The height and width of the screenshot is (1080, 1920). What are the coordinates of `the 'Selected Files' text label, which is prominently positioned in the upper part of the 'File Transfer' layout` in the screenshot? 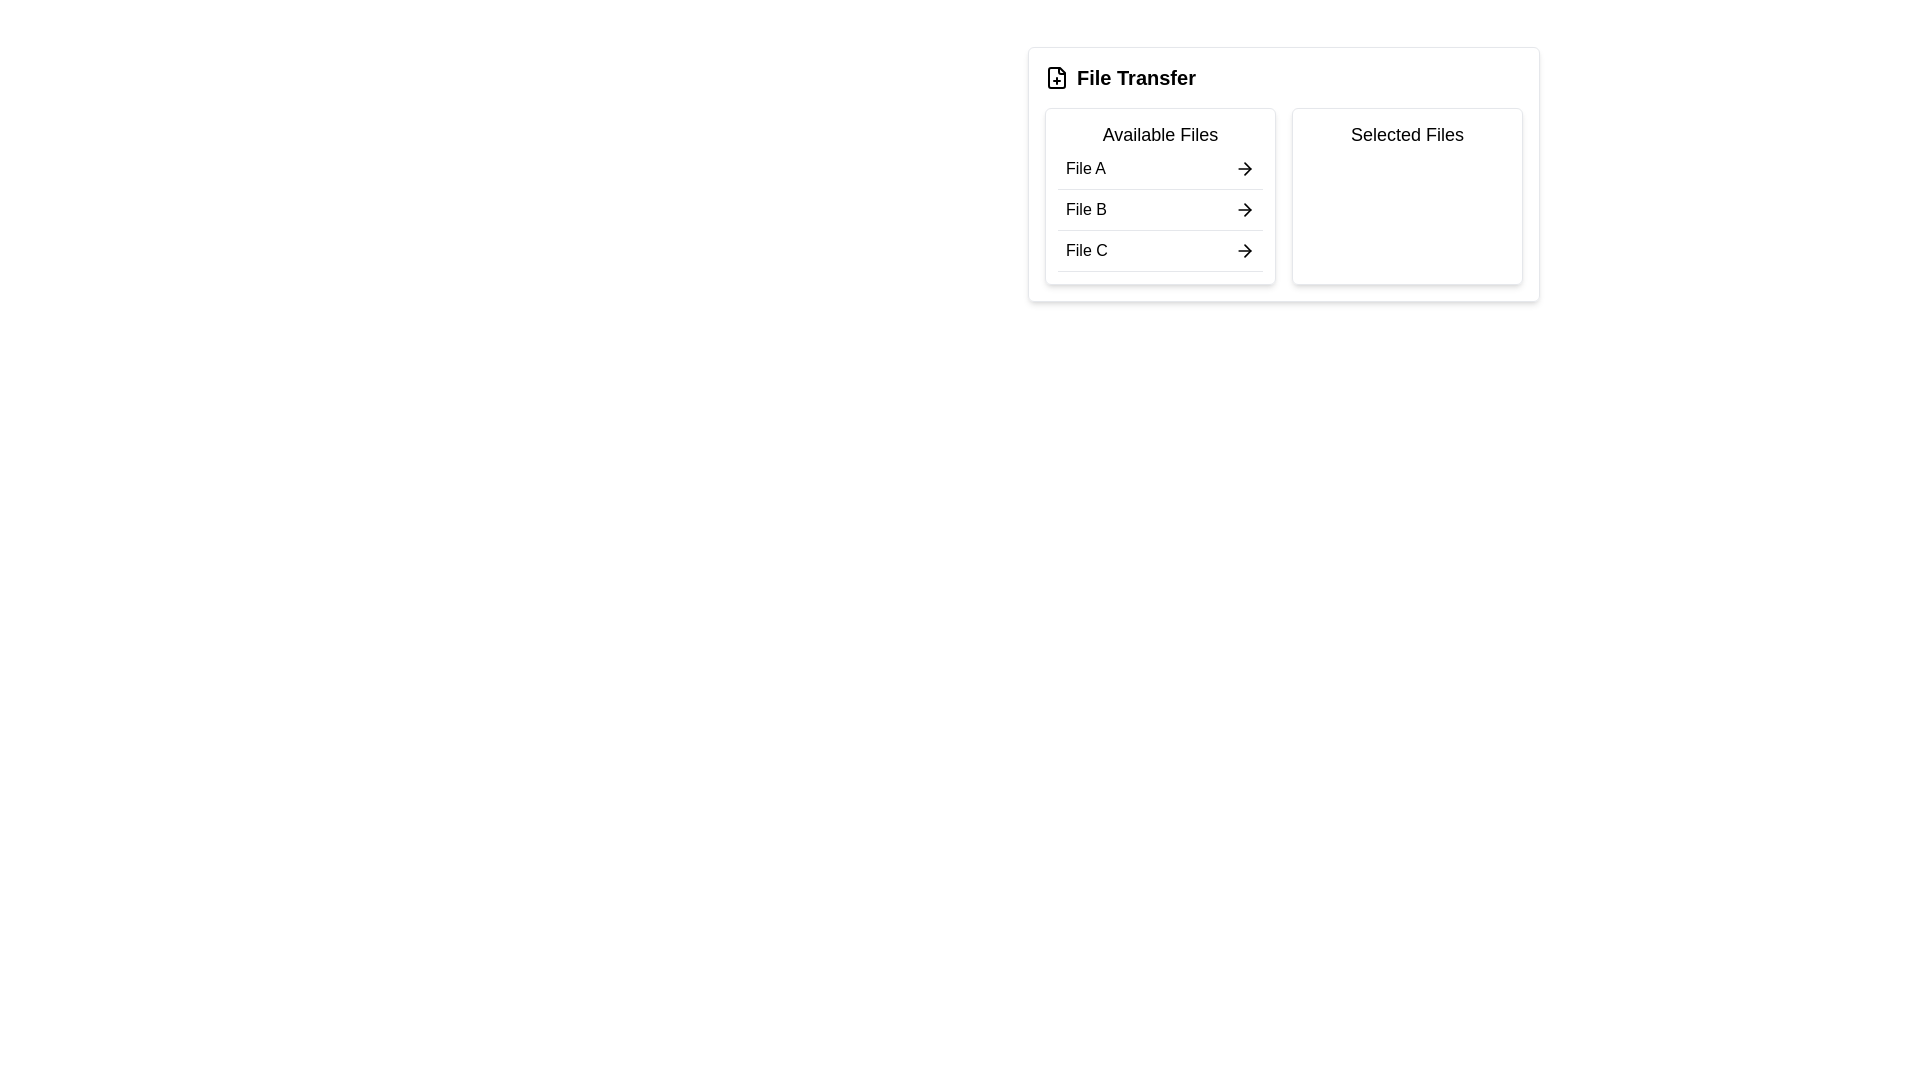 It's located at (1406, 135).